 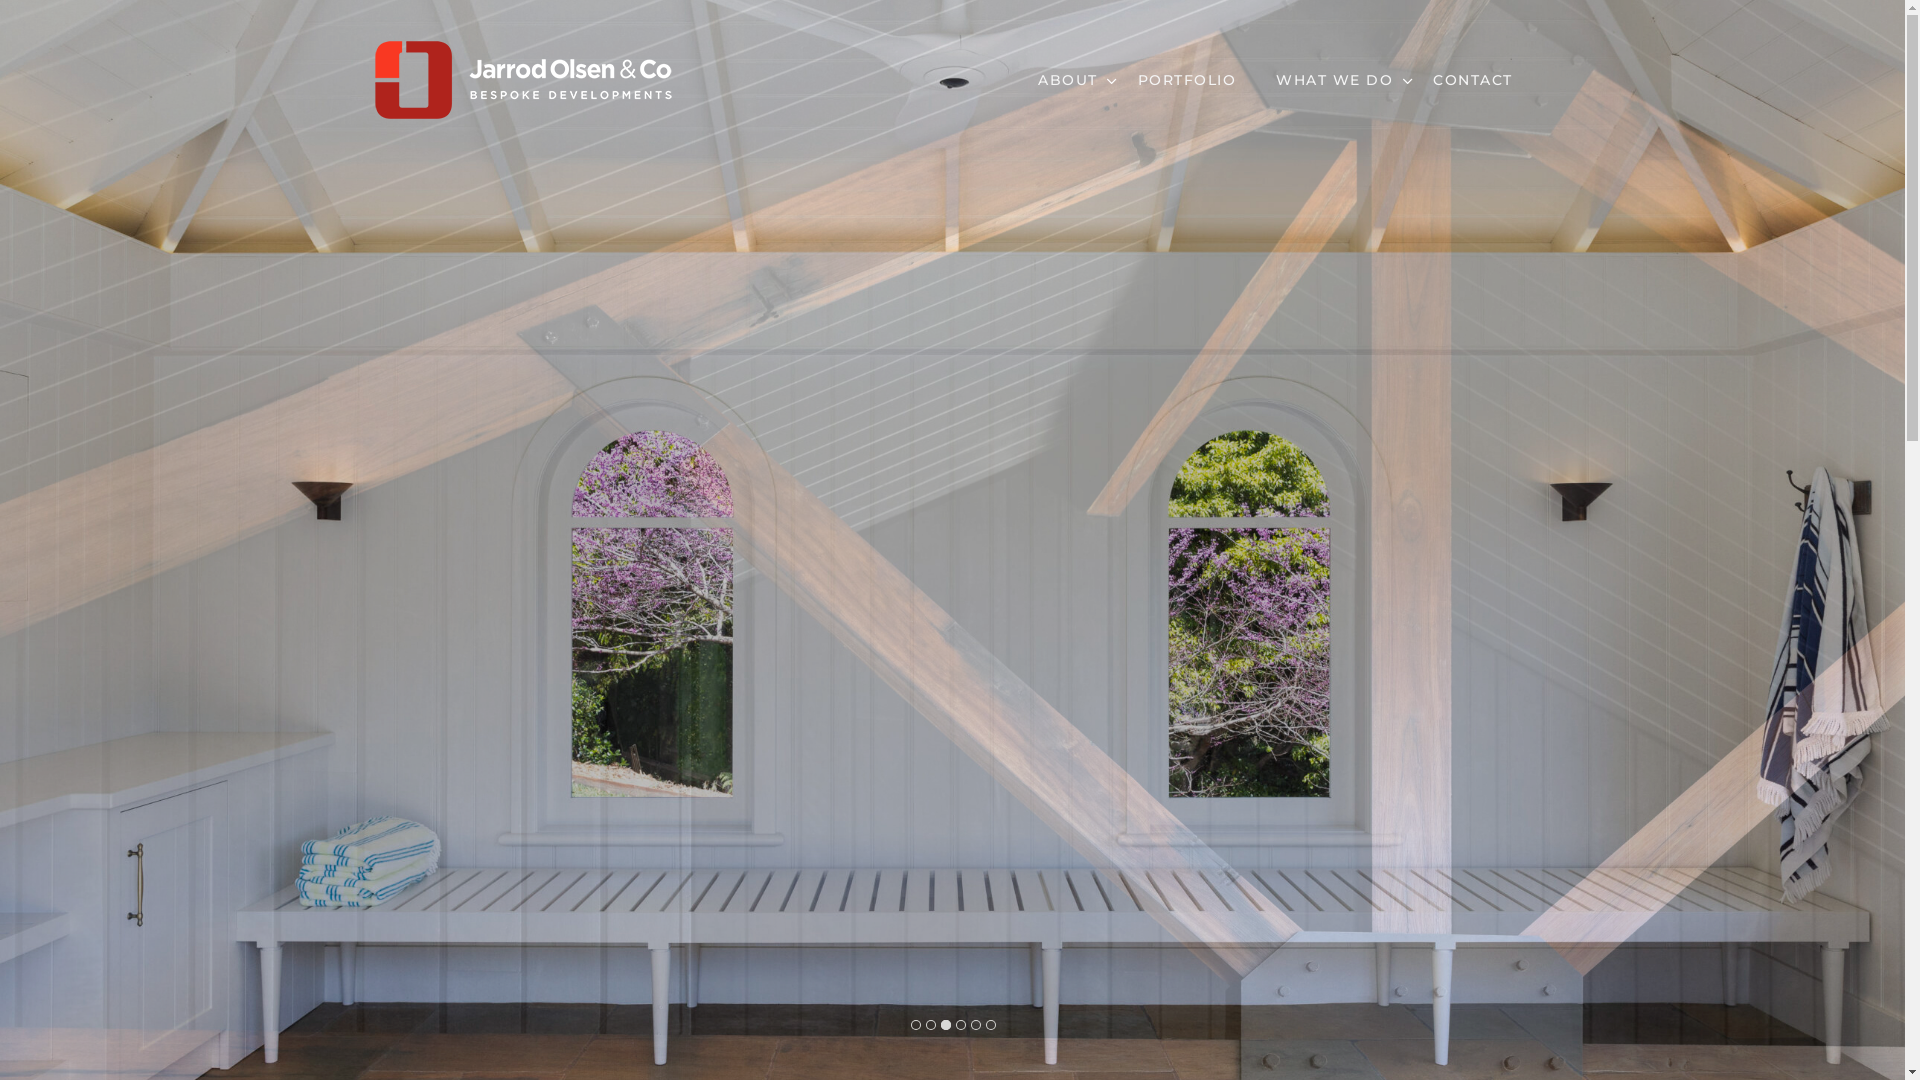 I want to click on 'PORTFOLIO', so click(x=1187, y=79).